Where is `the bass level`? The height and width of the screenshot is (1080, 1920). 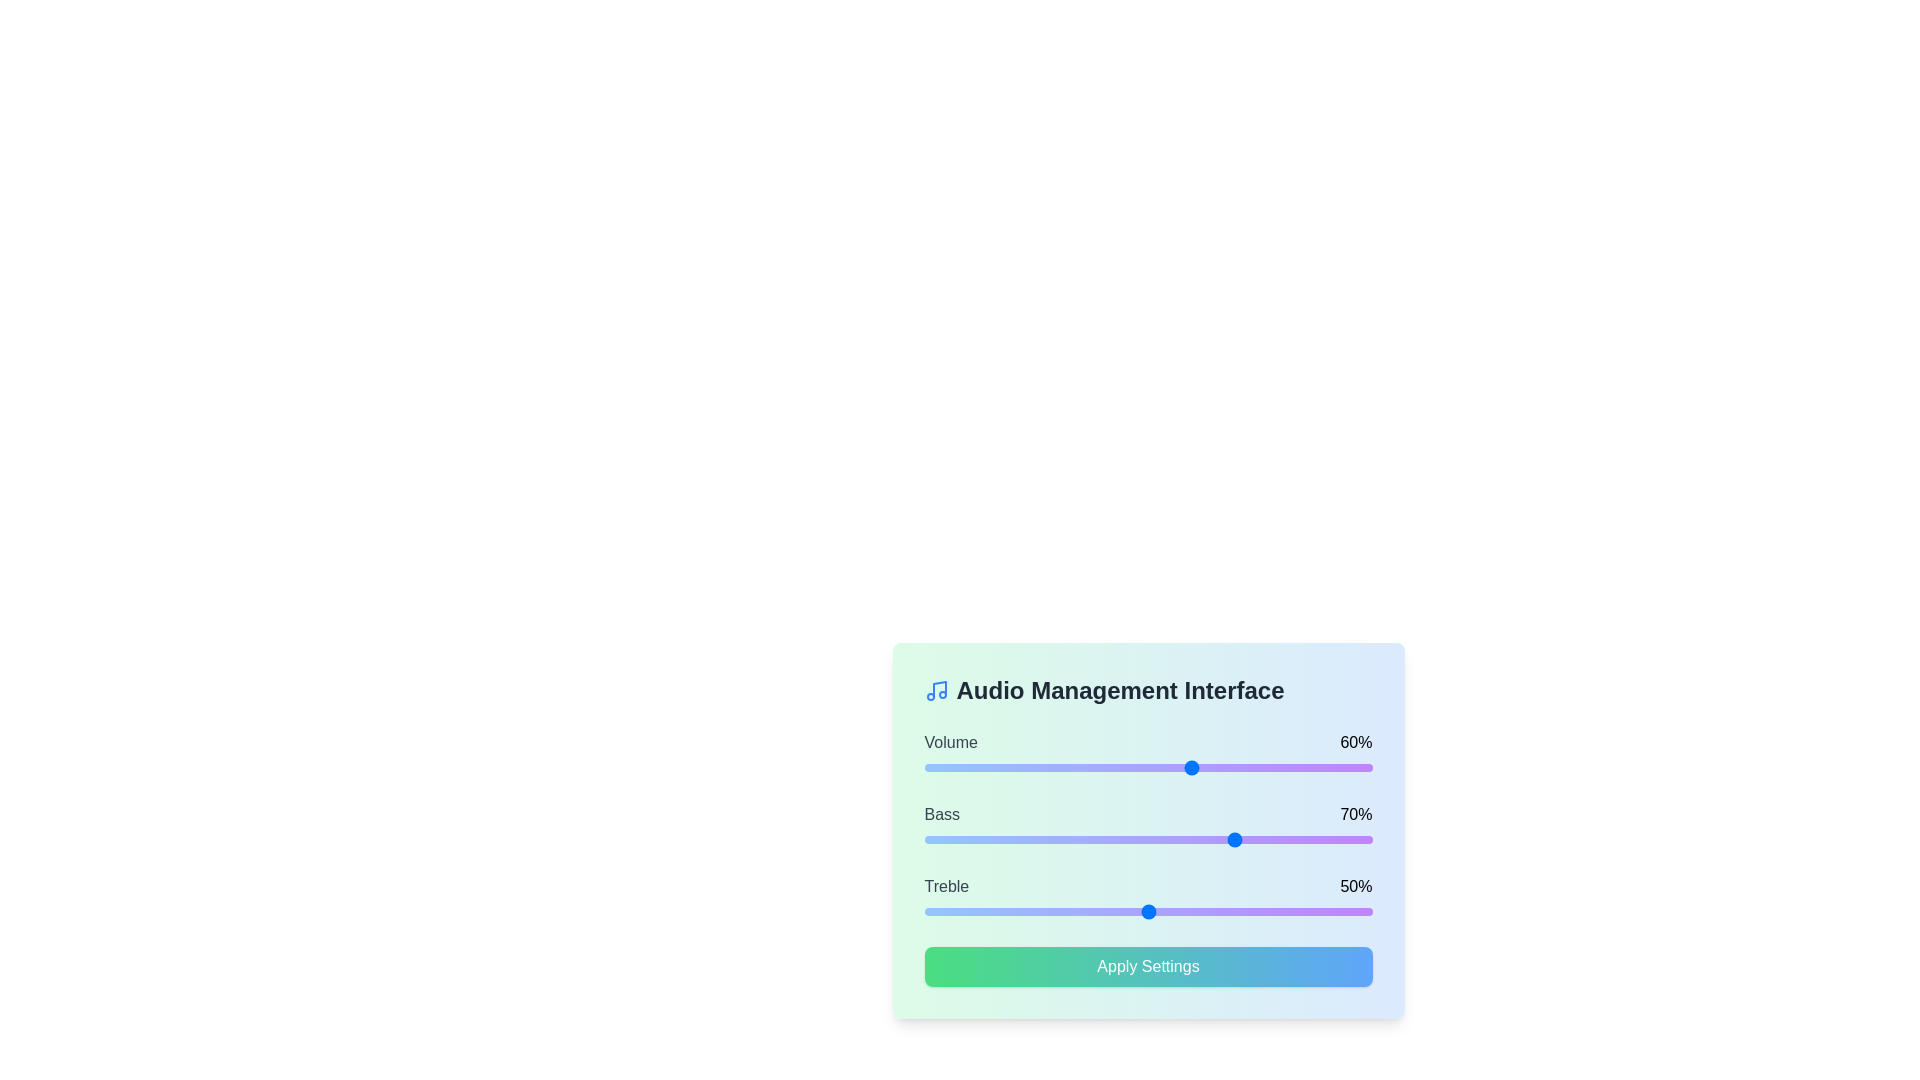
the bass level is located at coordinates (1268, 840).